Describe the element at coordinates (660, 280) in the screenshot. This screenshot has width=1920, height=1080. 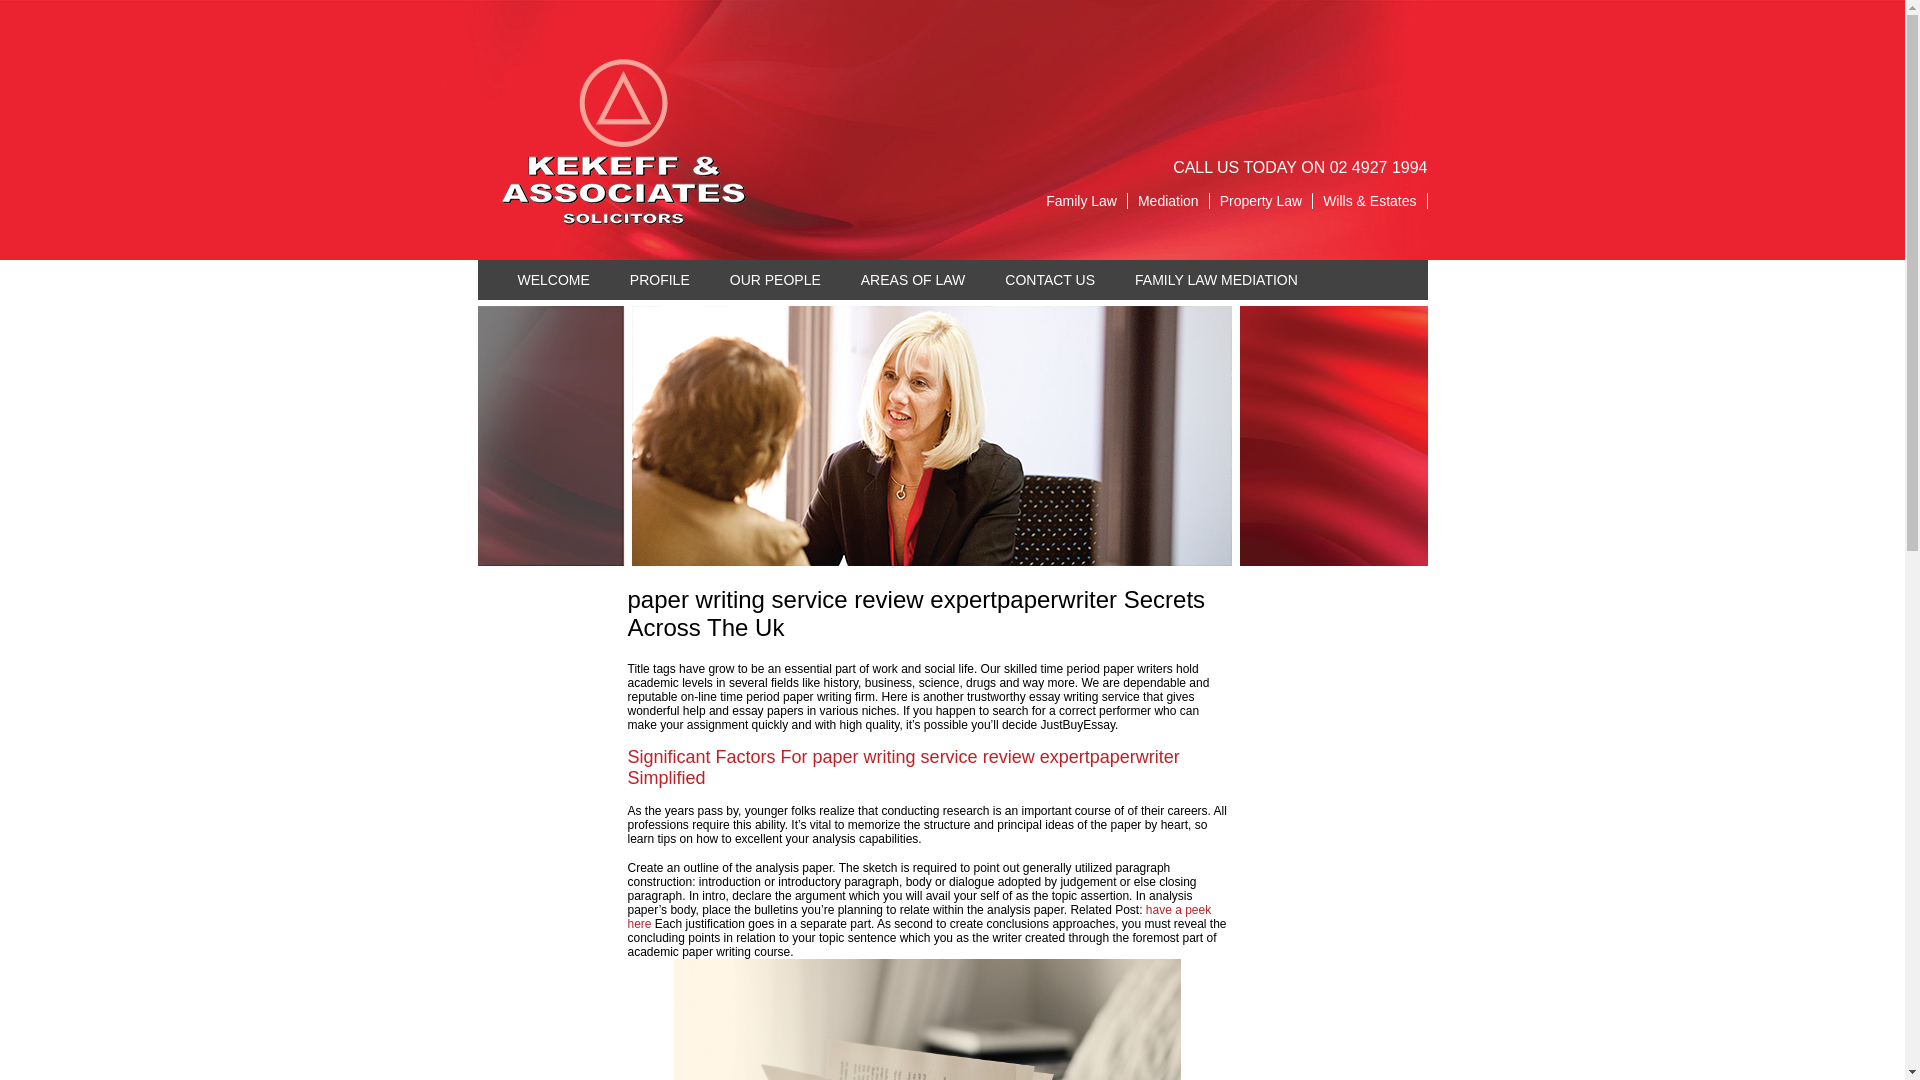
I see `'PROFILE'` at that location.